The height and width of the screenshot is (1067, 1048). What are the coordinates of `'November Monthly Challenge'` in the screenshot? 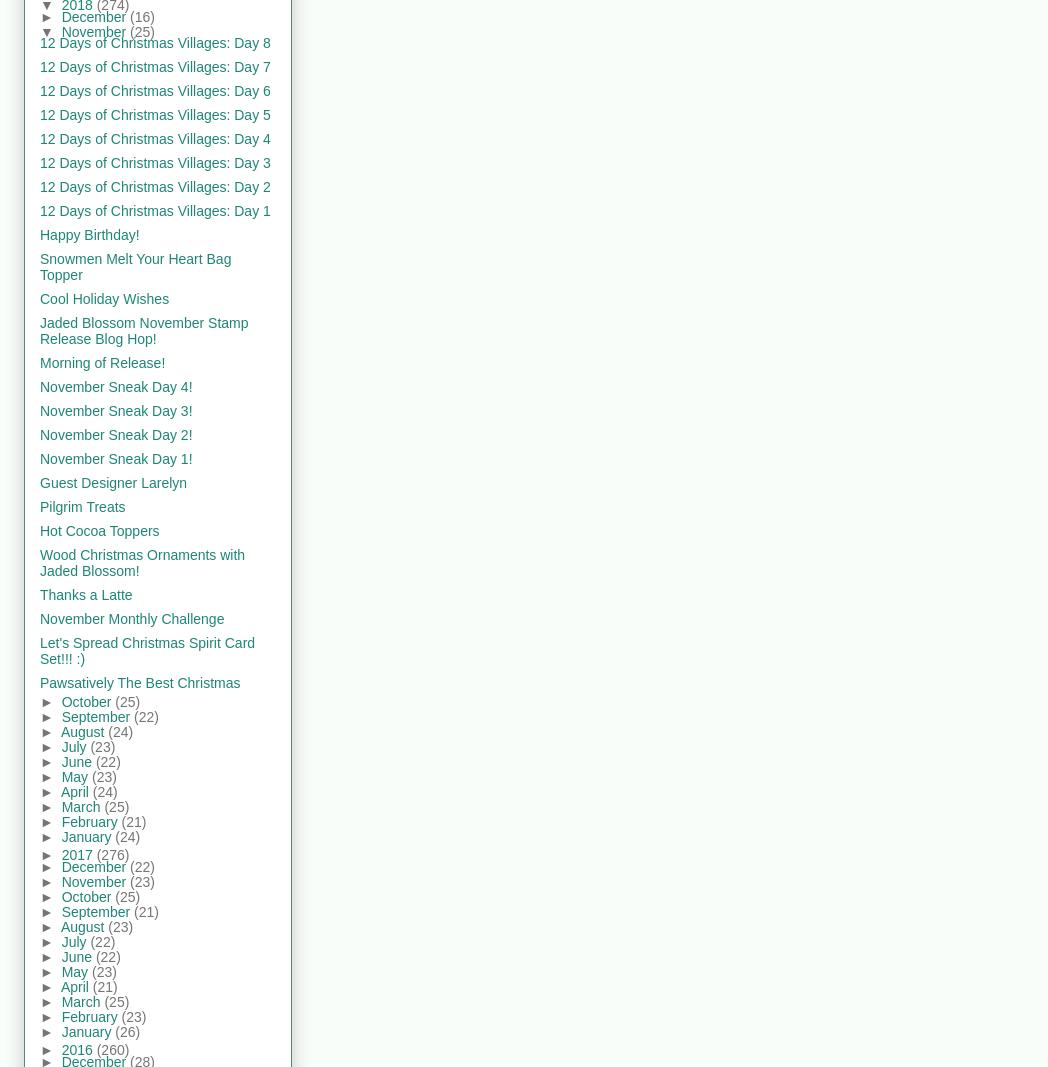 It's located at (132, 618).